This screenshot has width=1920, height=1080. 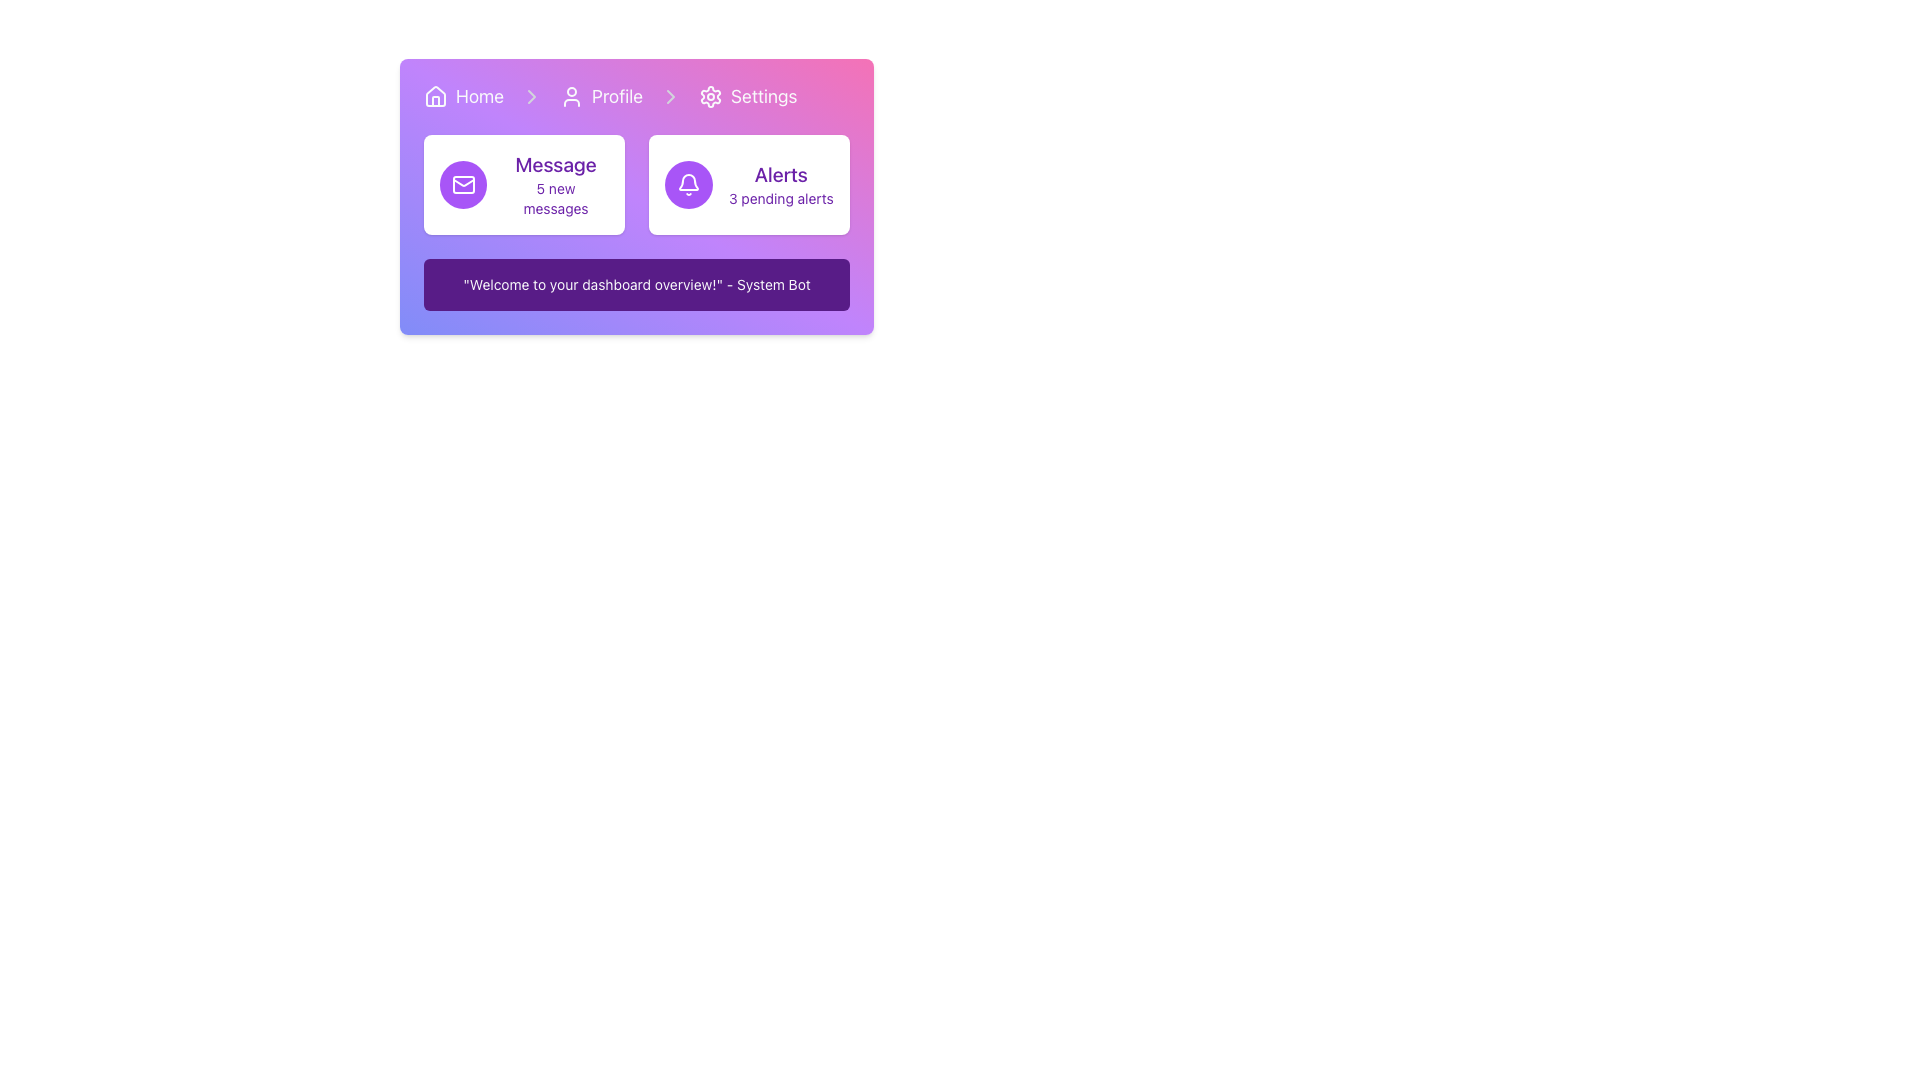 What do you see at coordinates (636, 285) in the screenshot?
I see `the Informational Banner with a purple background that displays the message 'Welcome to your dashboard overview!' from the System Bot` at bounding box center [636, 285].